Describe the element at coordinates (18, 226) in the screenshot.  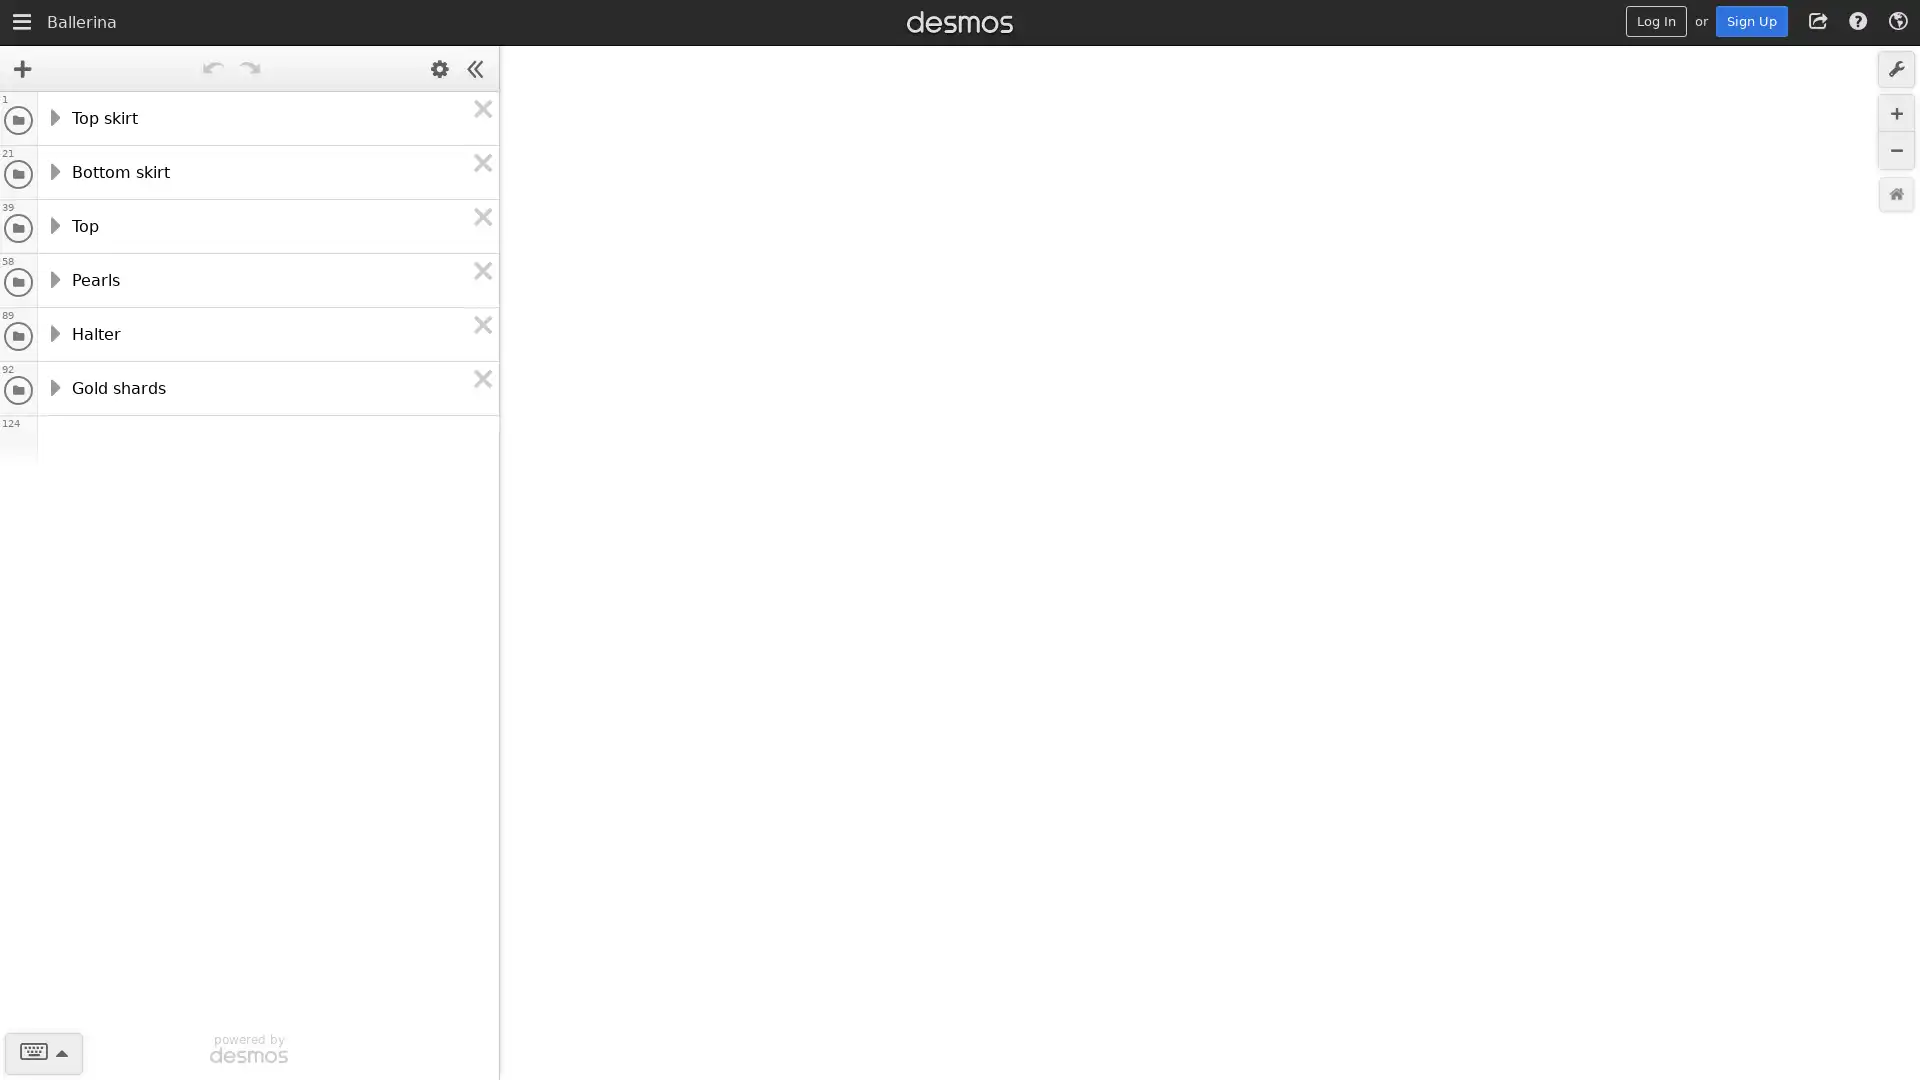
I see `Hide Folder` at that location.